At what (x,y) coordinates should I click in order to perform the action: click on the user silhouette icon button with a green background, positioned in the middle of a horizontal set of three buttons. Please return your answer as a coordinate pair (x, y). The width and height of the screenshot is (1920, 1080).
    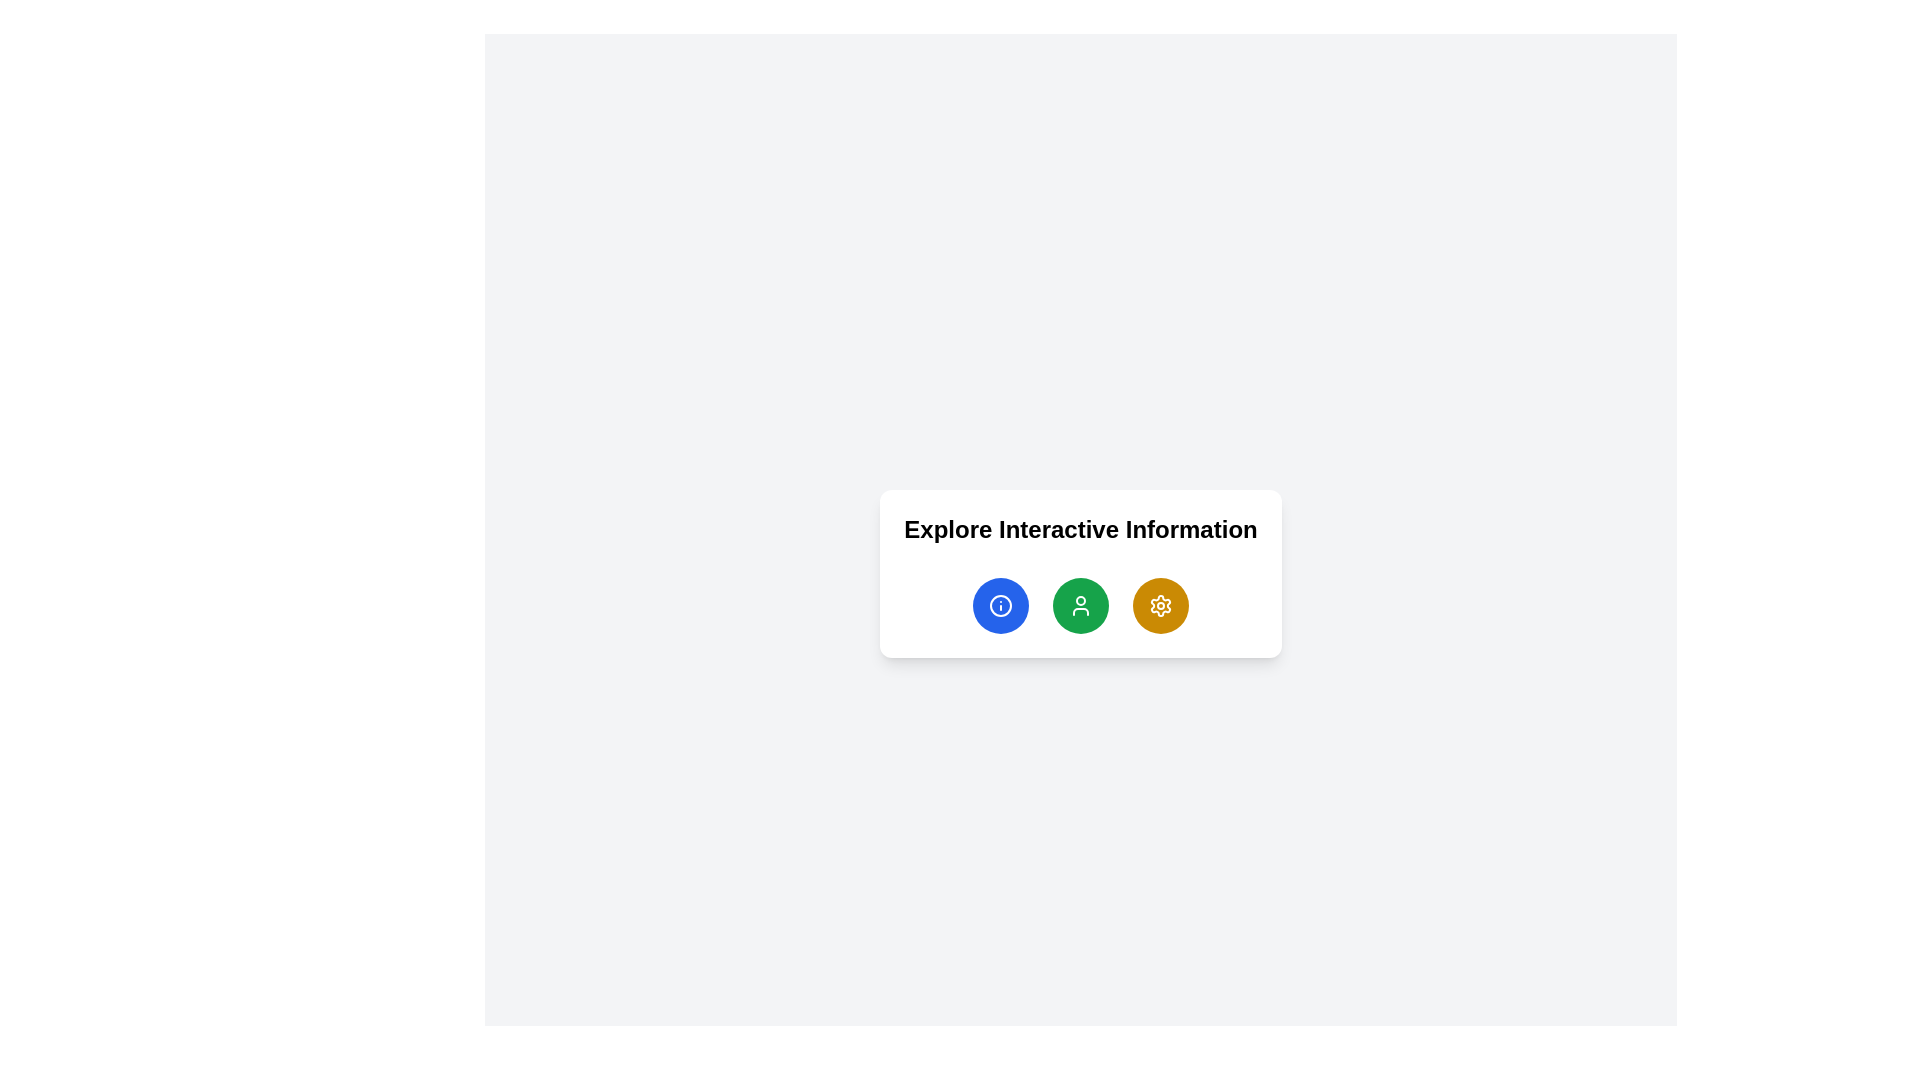
    Looking at the image, I should click on (1079, 604).